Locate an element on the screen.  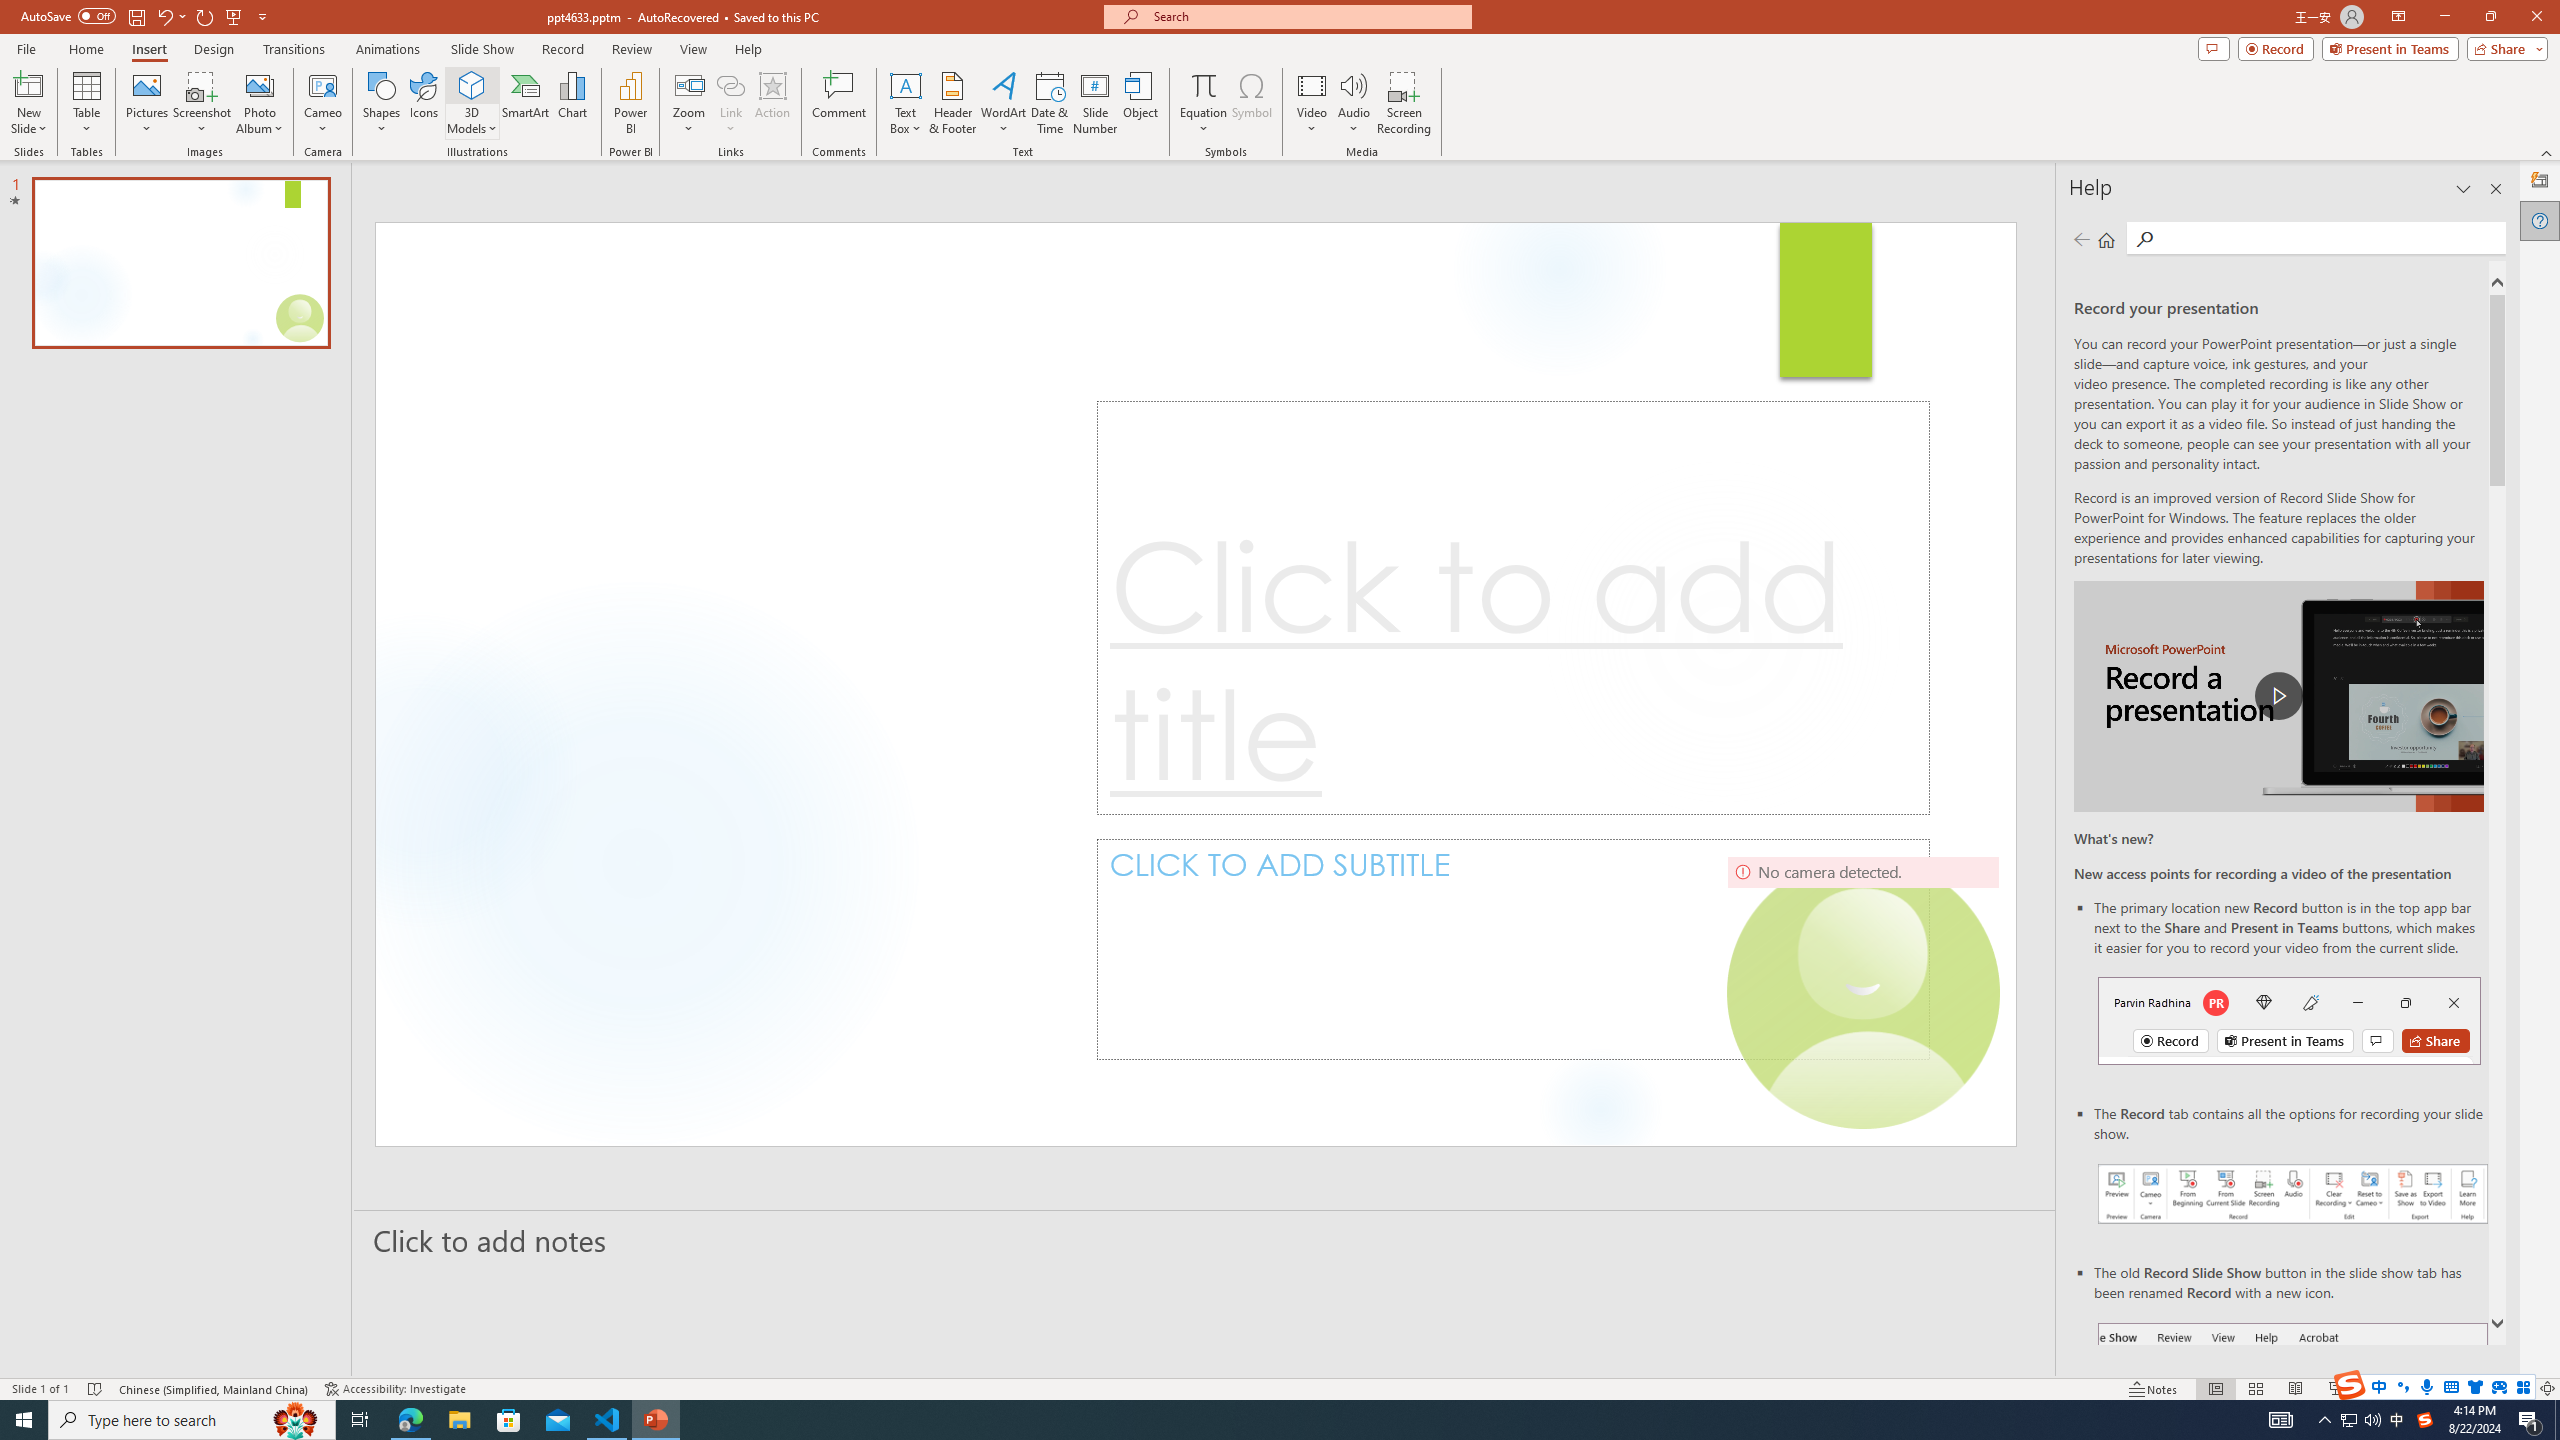
'Comment' is located at coordinates (837, 103).